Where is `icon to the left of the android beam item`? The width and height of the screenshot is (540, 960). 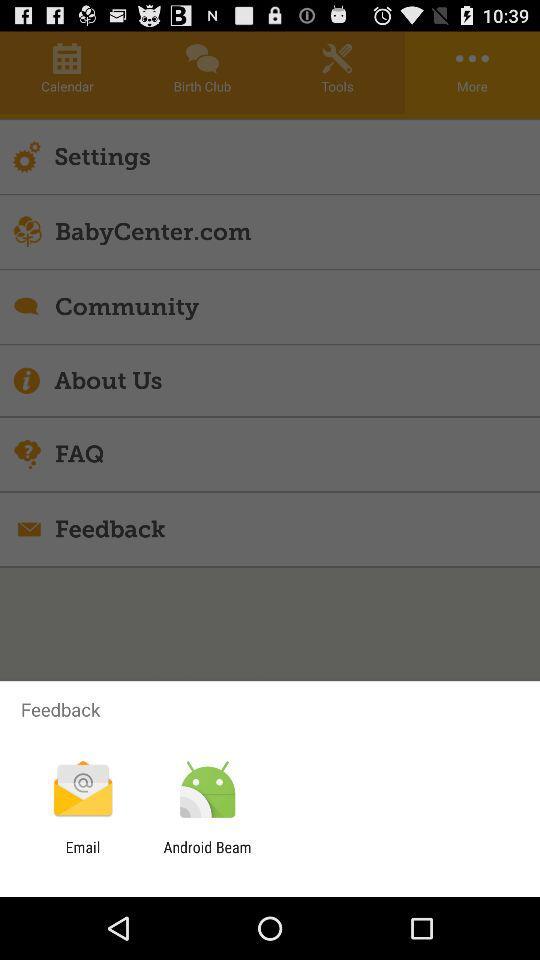 icon to the left of the android beam item is located at coordinates (82, 855).